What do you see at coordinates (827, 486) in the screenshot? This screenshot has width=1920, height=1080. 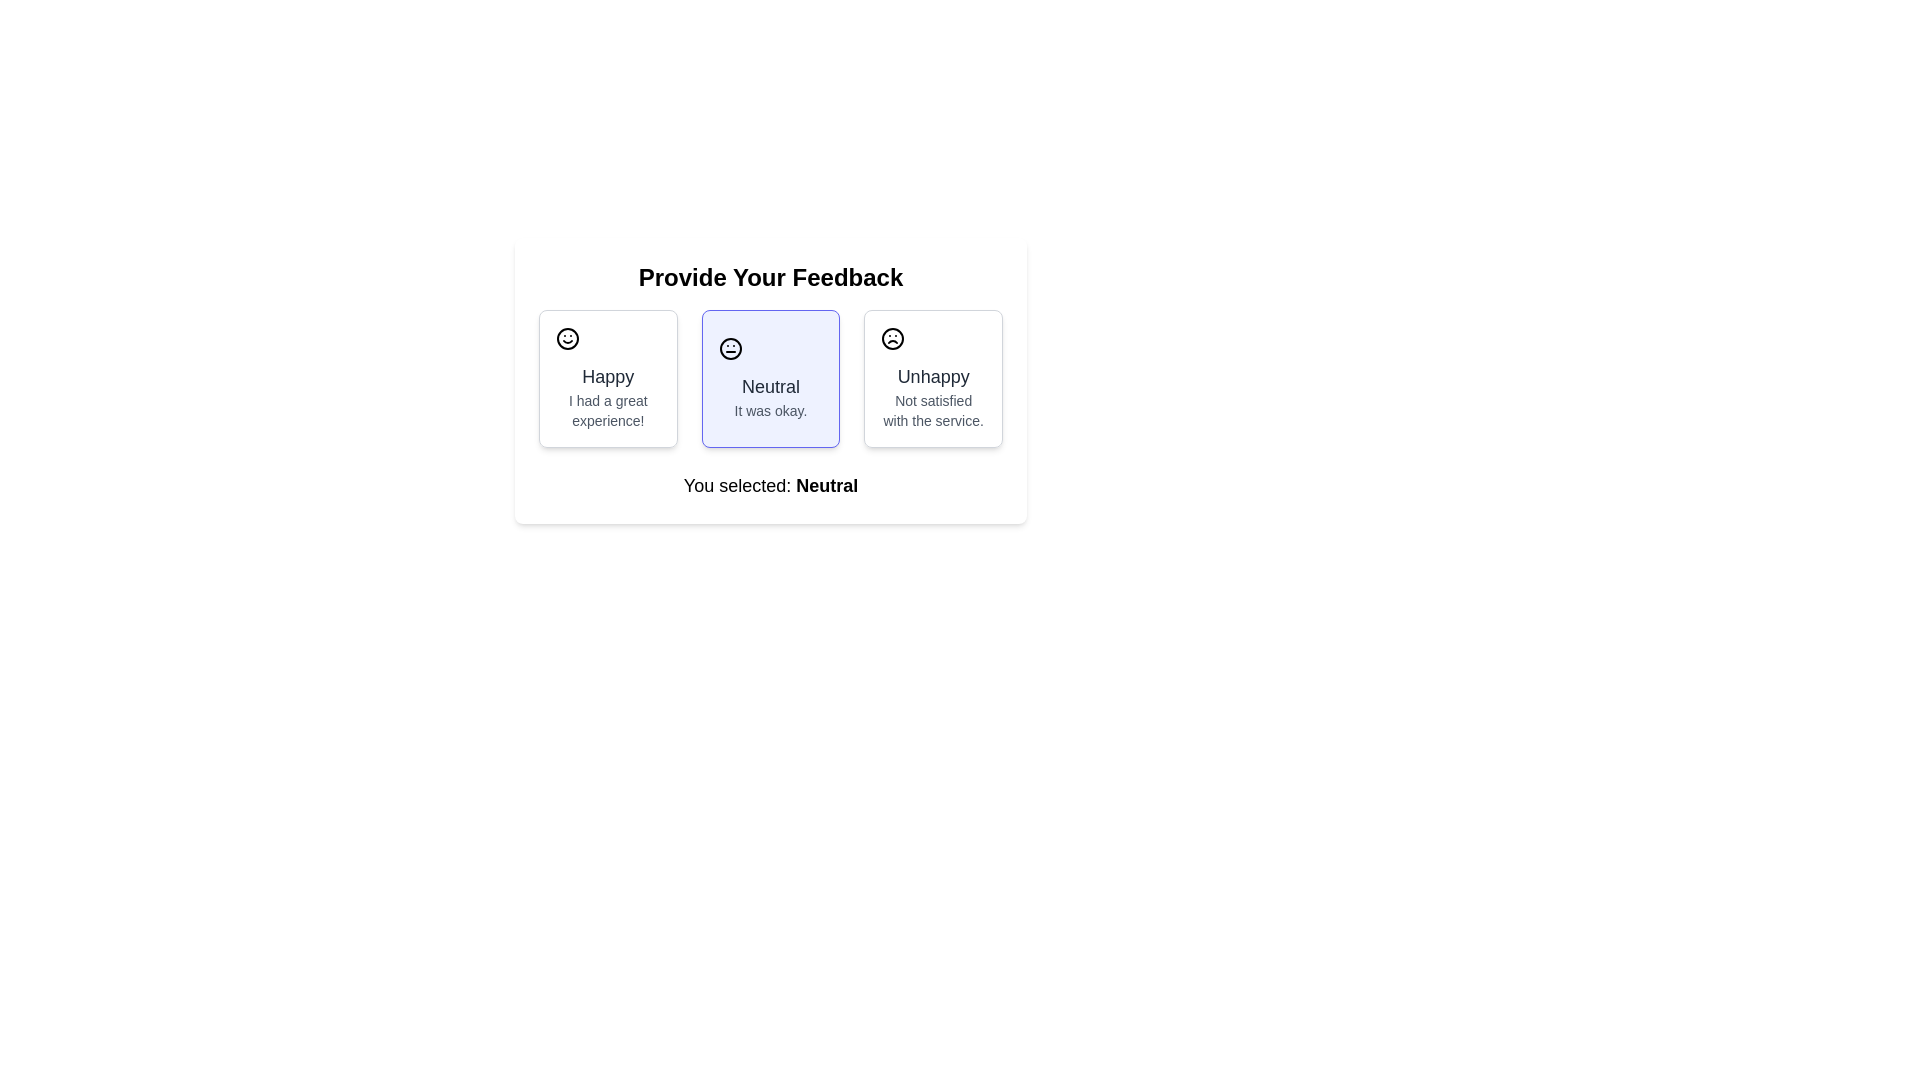 I see `bold black text label displaying the word 'Neutral', which is part of the sentence 'You selected: Neutral' located below the feedback selection section` at bounding box center [827, 486].